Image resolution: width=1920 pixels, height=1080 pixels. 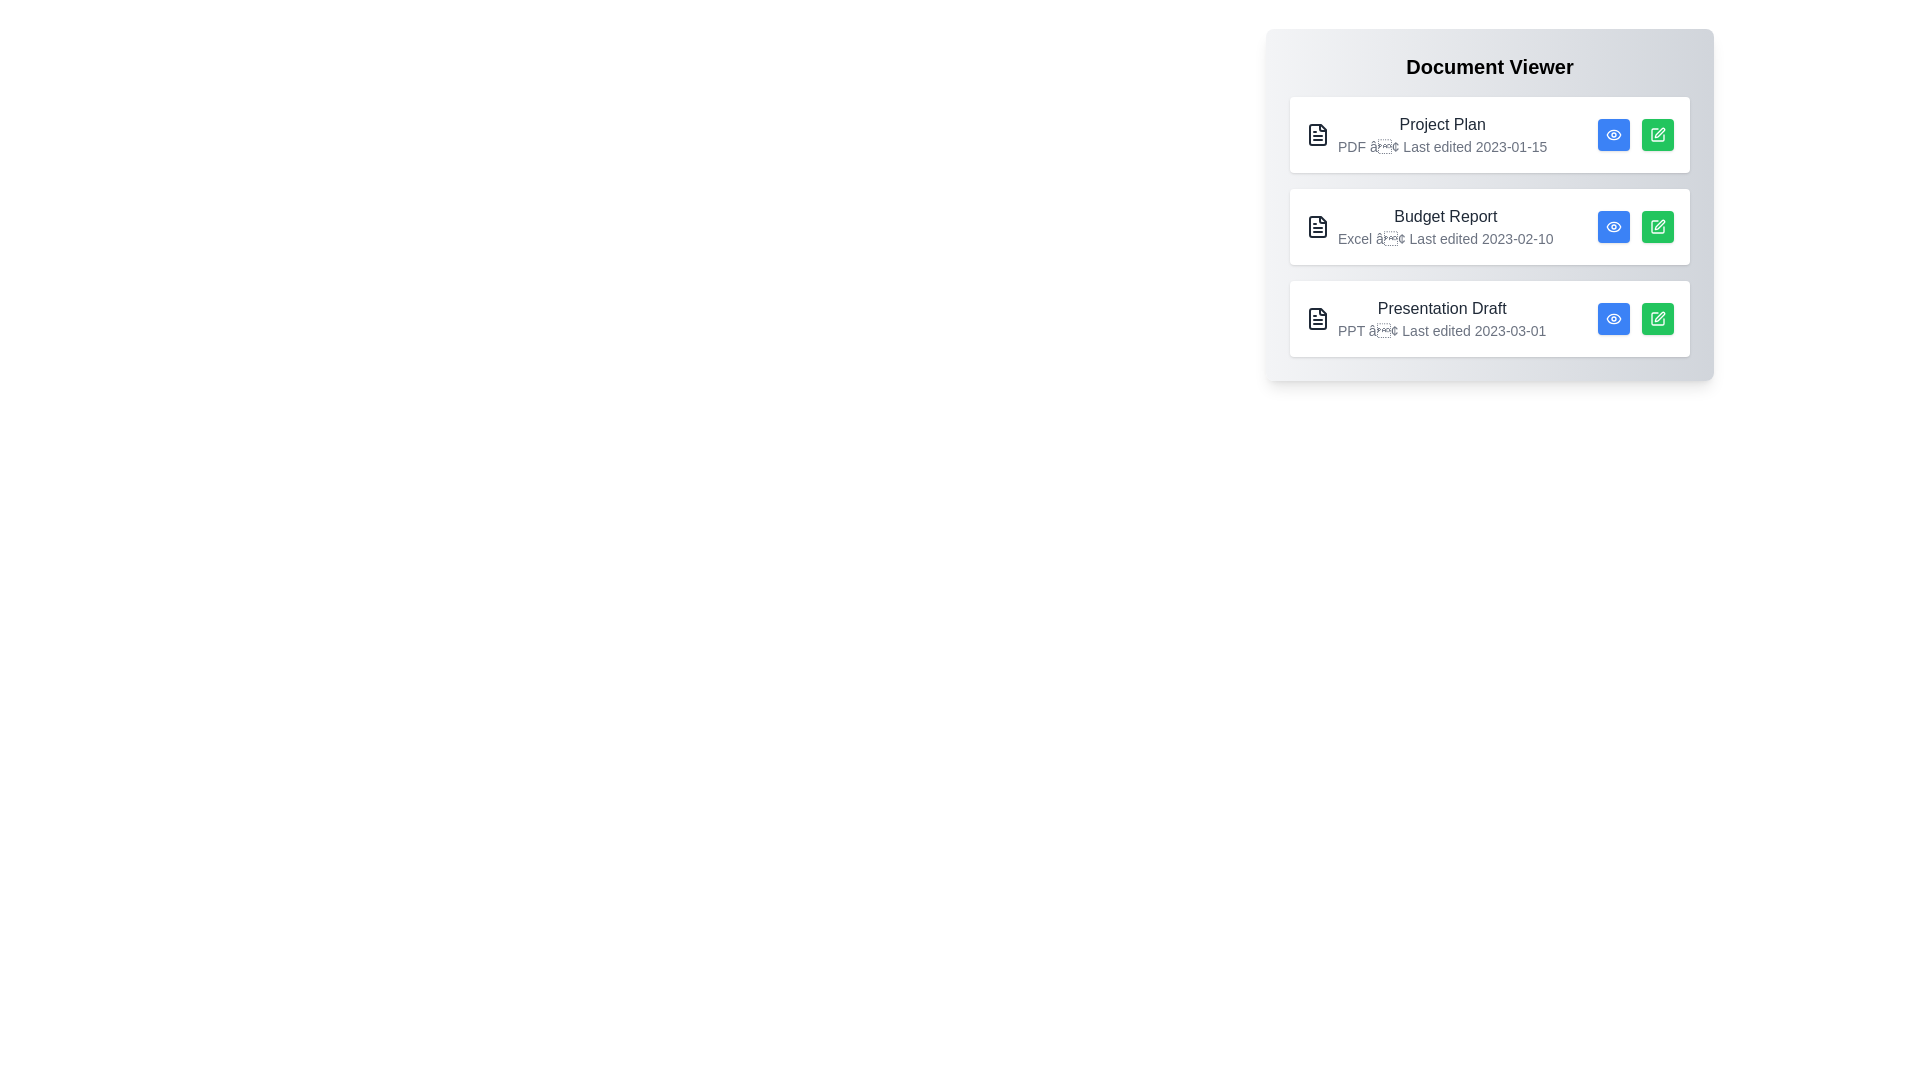 I want to click on the icon corresponding to Project Plan to display its tooltip, so click(x=1318, y=135).